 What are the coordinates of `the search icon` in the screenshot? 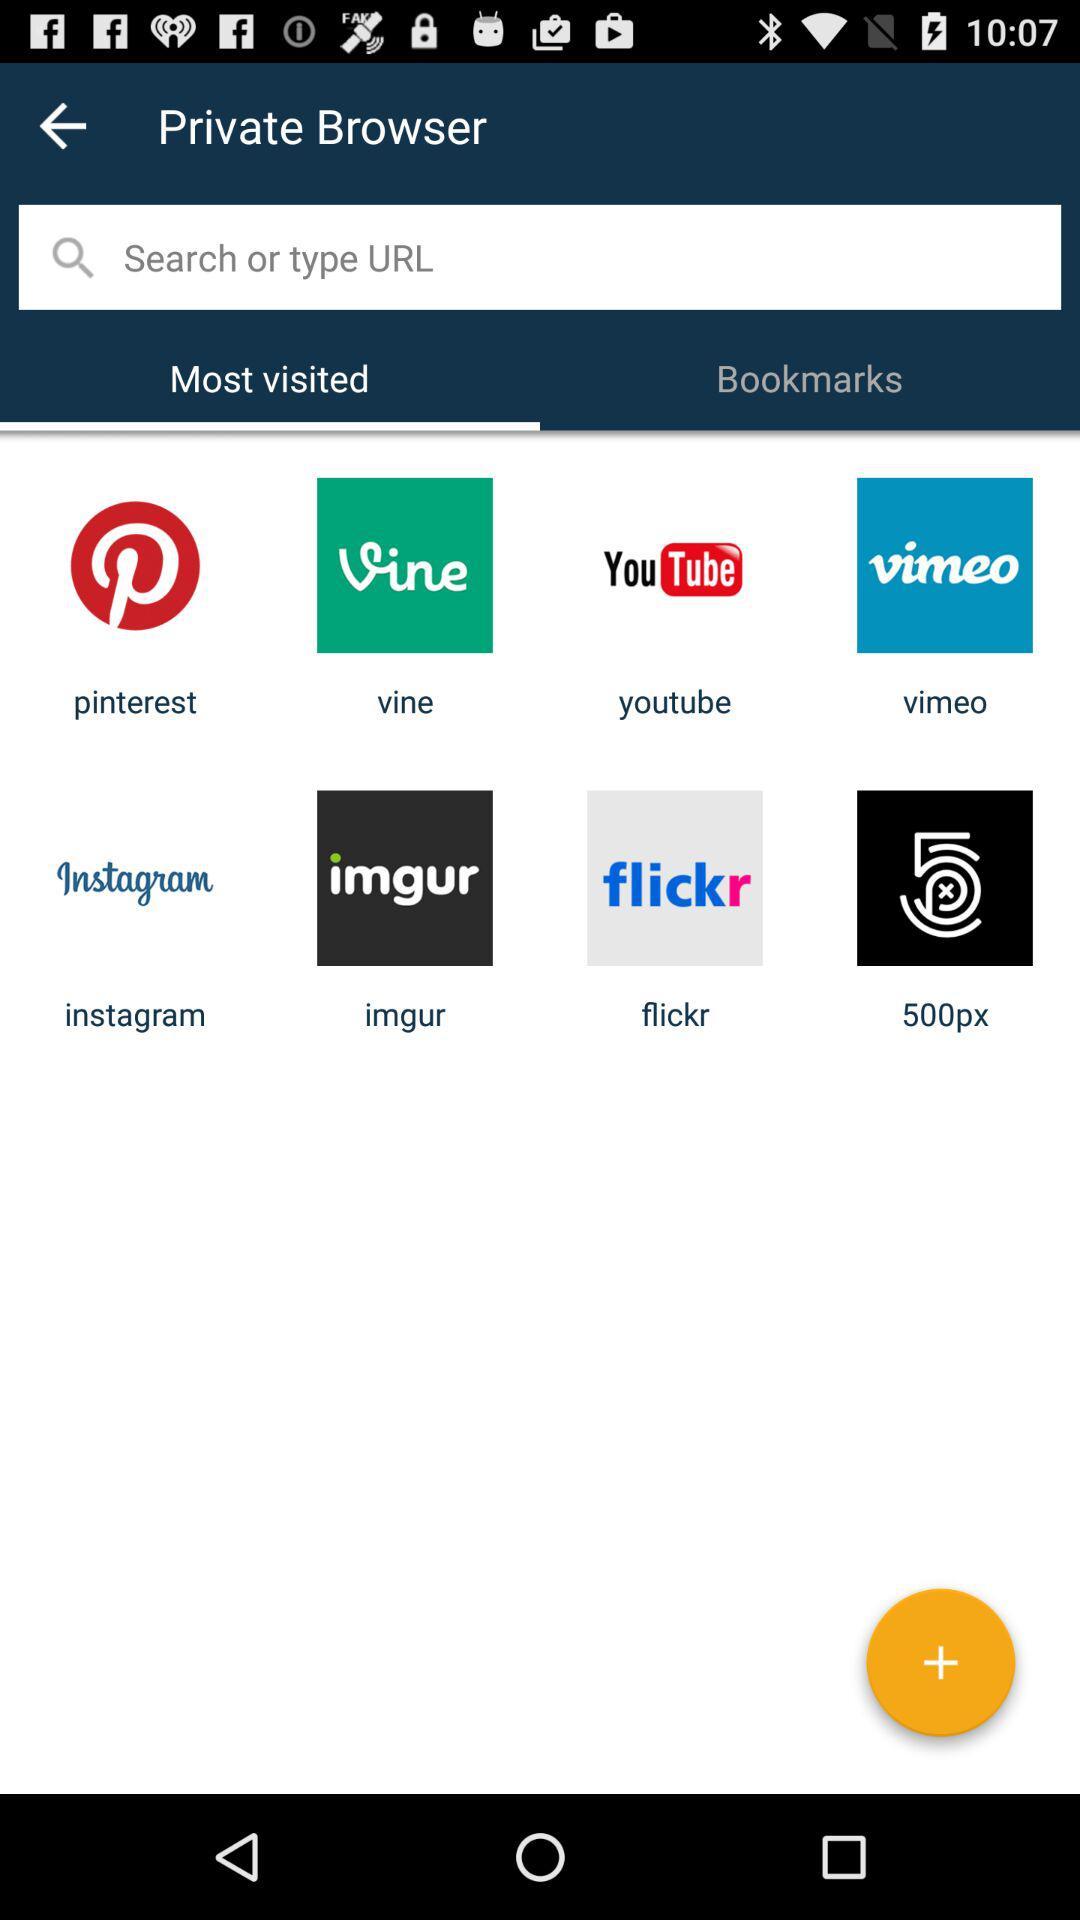 It's located at (70, 274).